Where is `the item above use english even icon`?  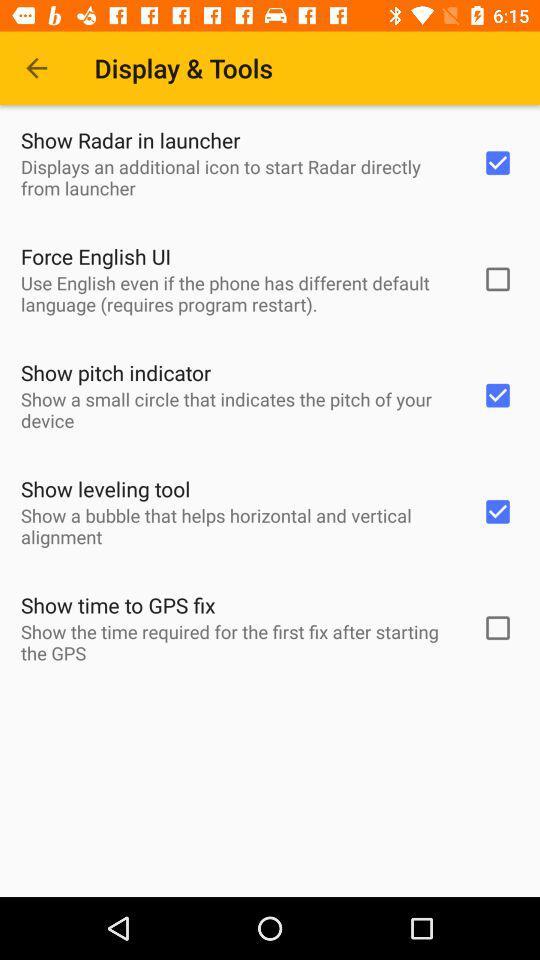
the item above use english even icon is located at coordinates (95, 255).